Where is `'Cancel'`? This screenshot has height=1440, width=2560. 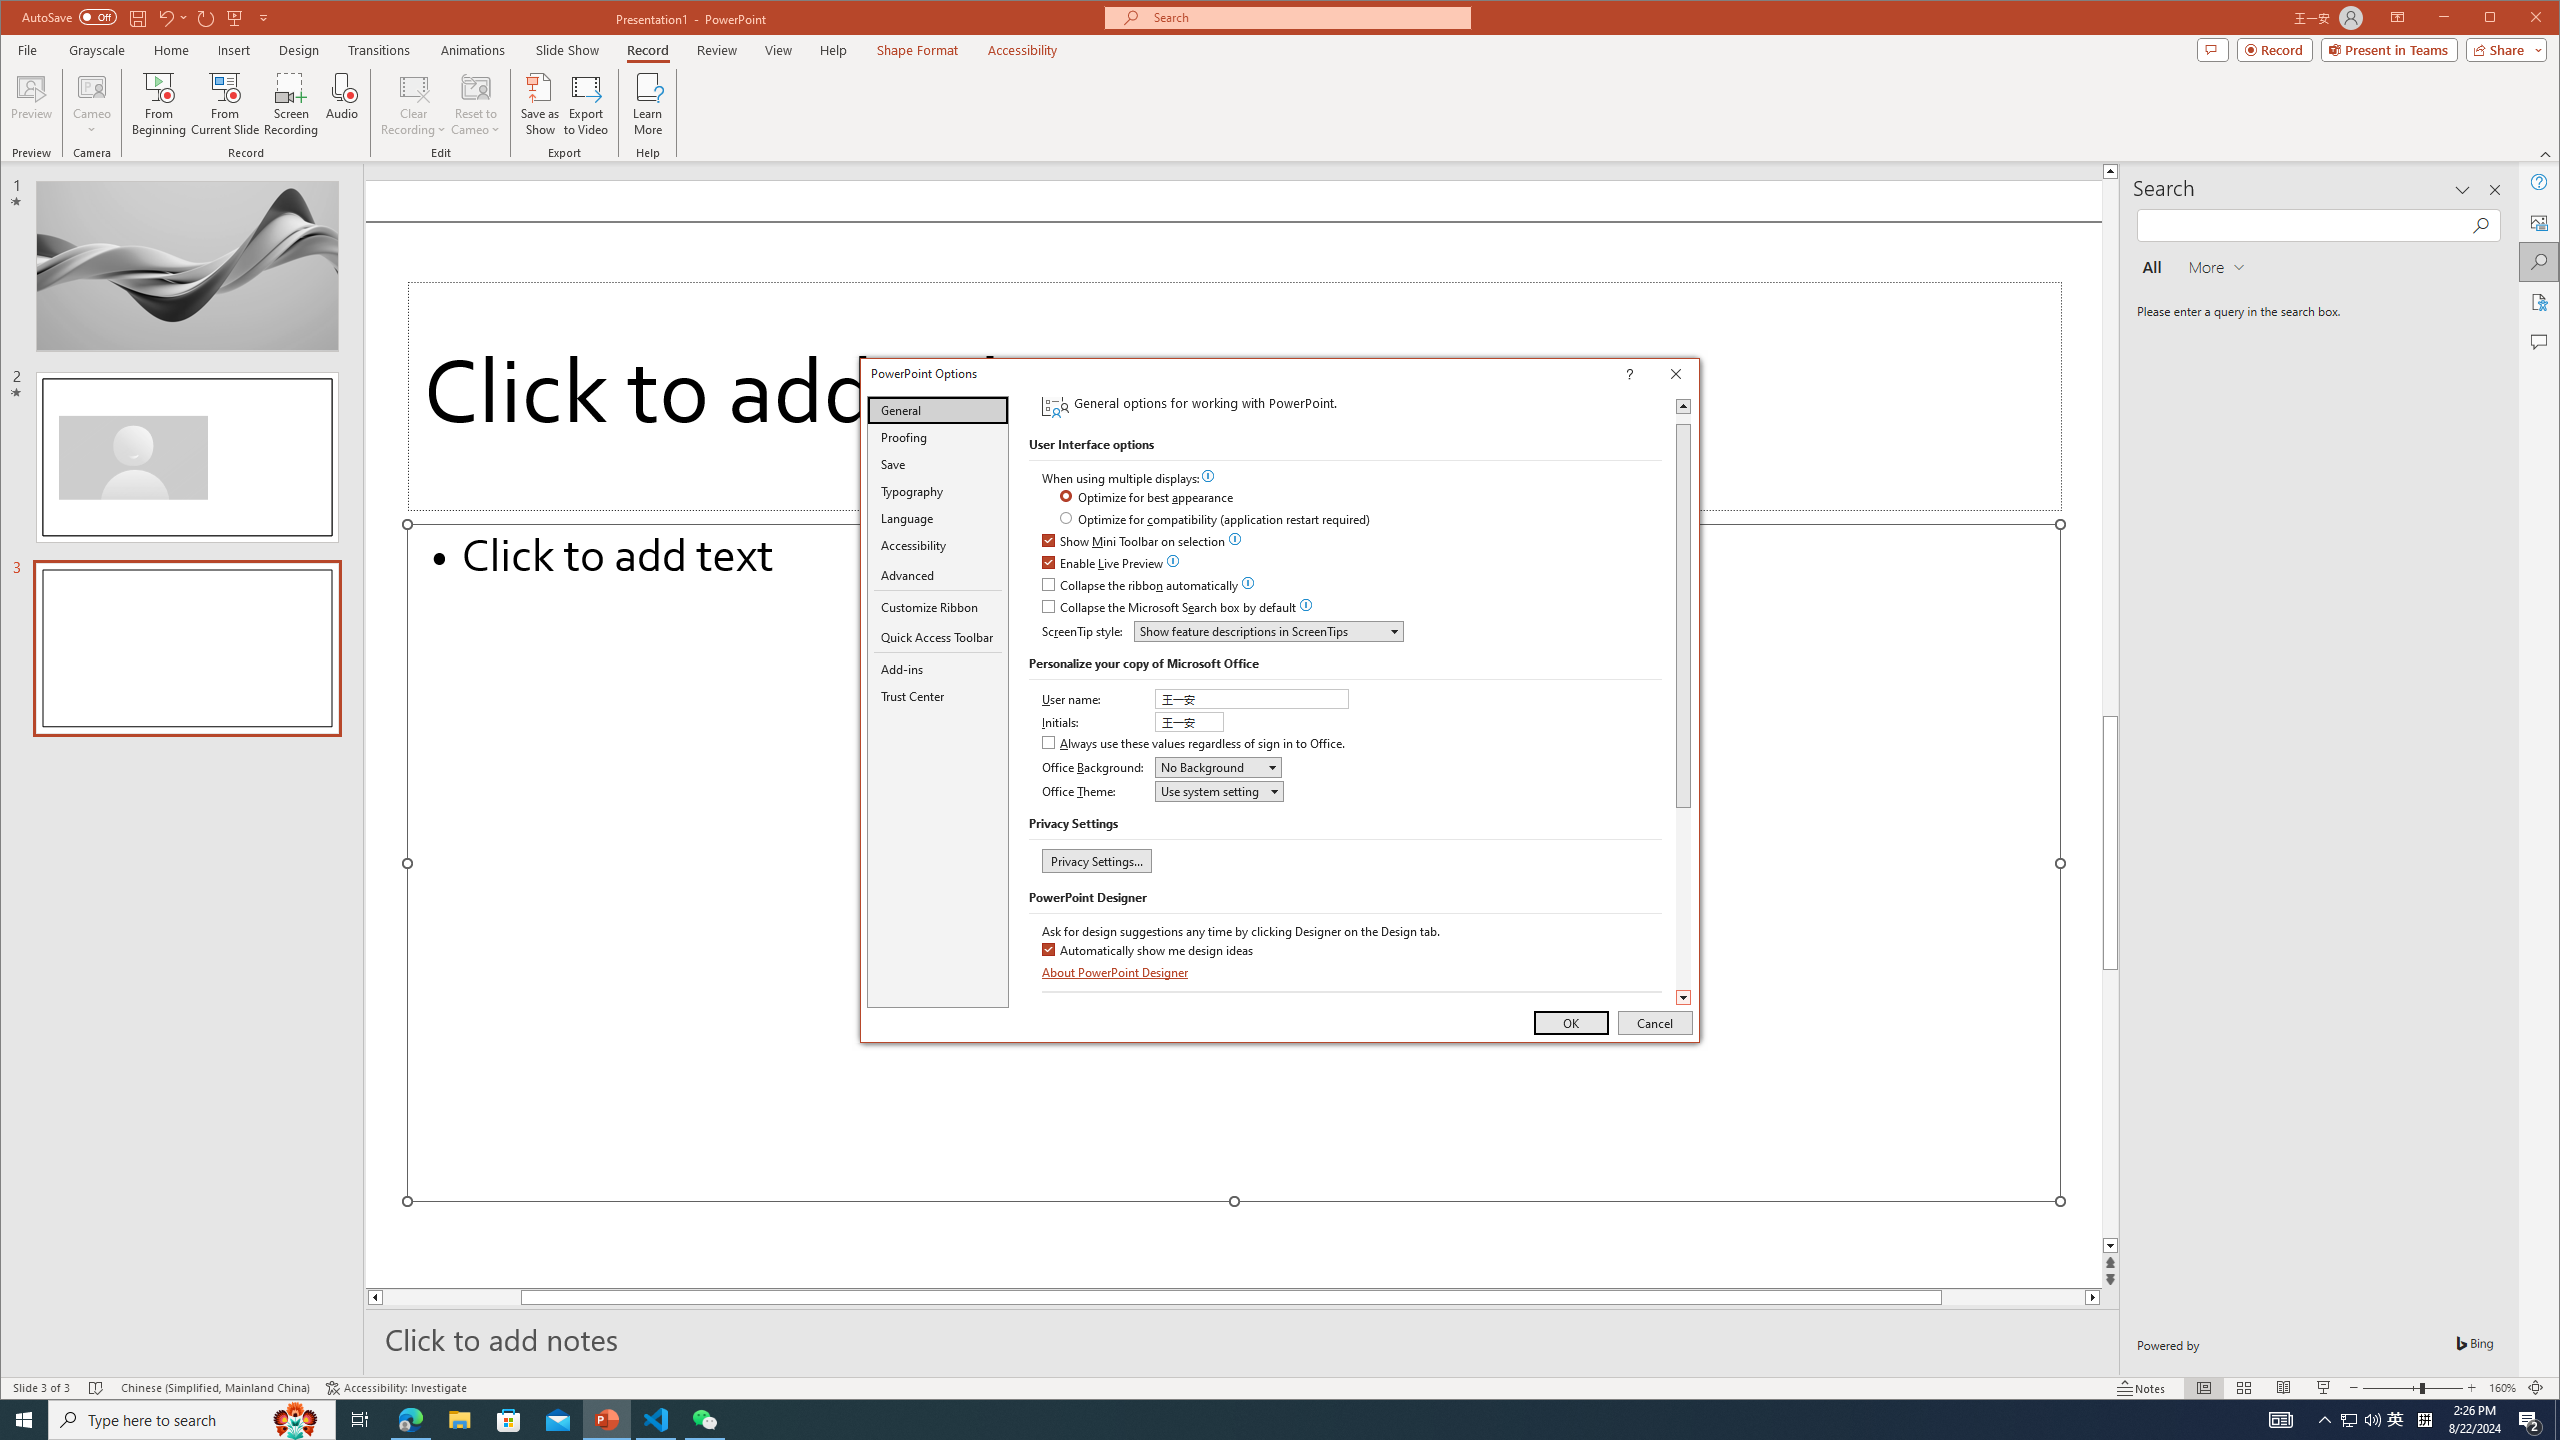 'Cancel' is located at coordinates (1655, 1022).